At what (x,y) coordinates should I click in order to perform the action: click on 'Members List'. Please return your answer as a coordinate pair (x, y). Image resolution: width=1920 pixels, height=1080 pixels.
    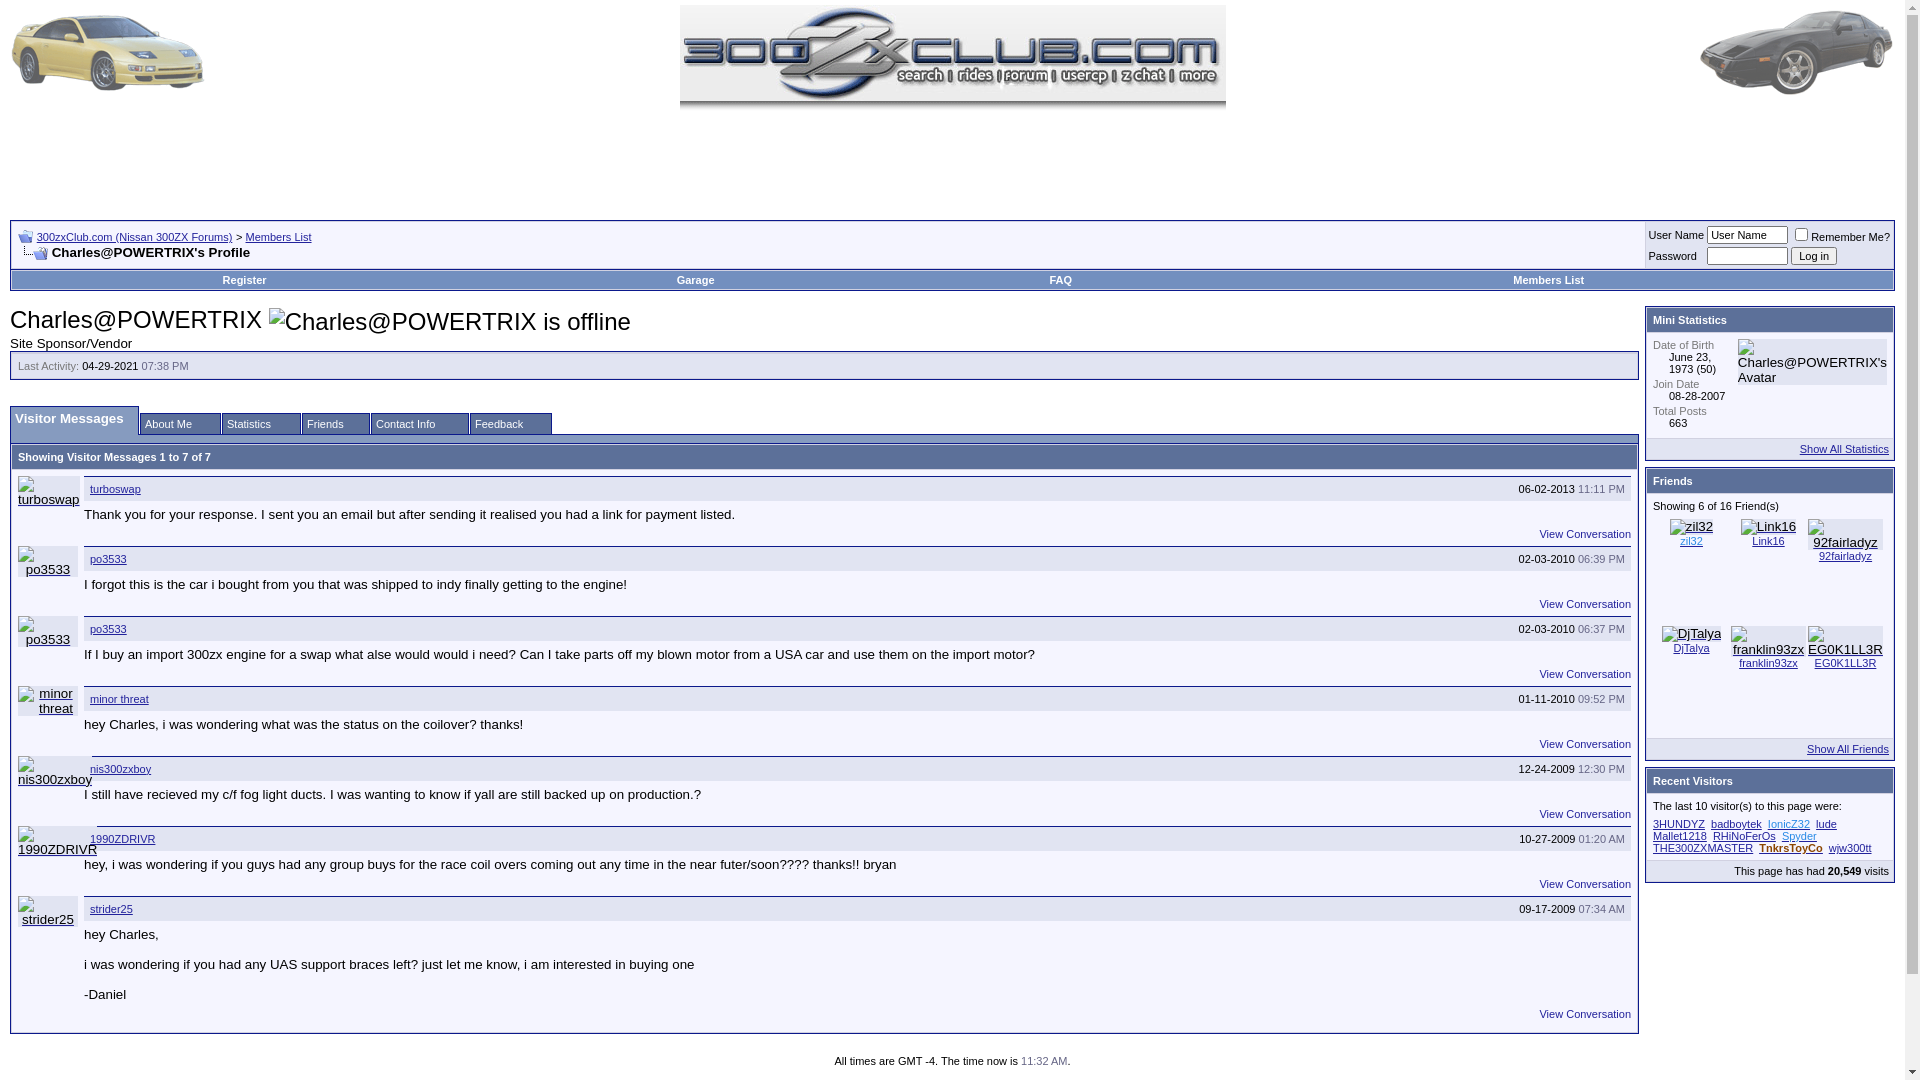
    Looking at the image, I should click on (277, 235).